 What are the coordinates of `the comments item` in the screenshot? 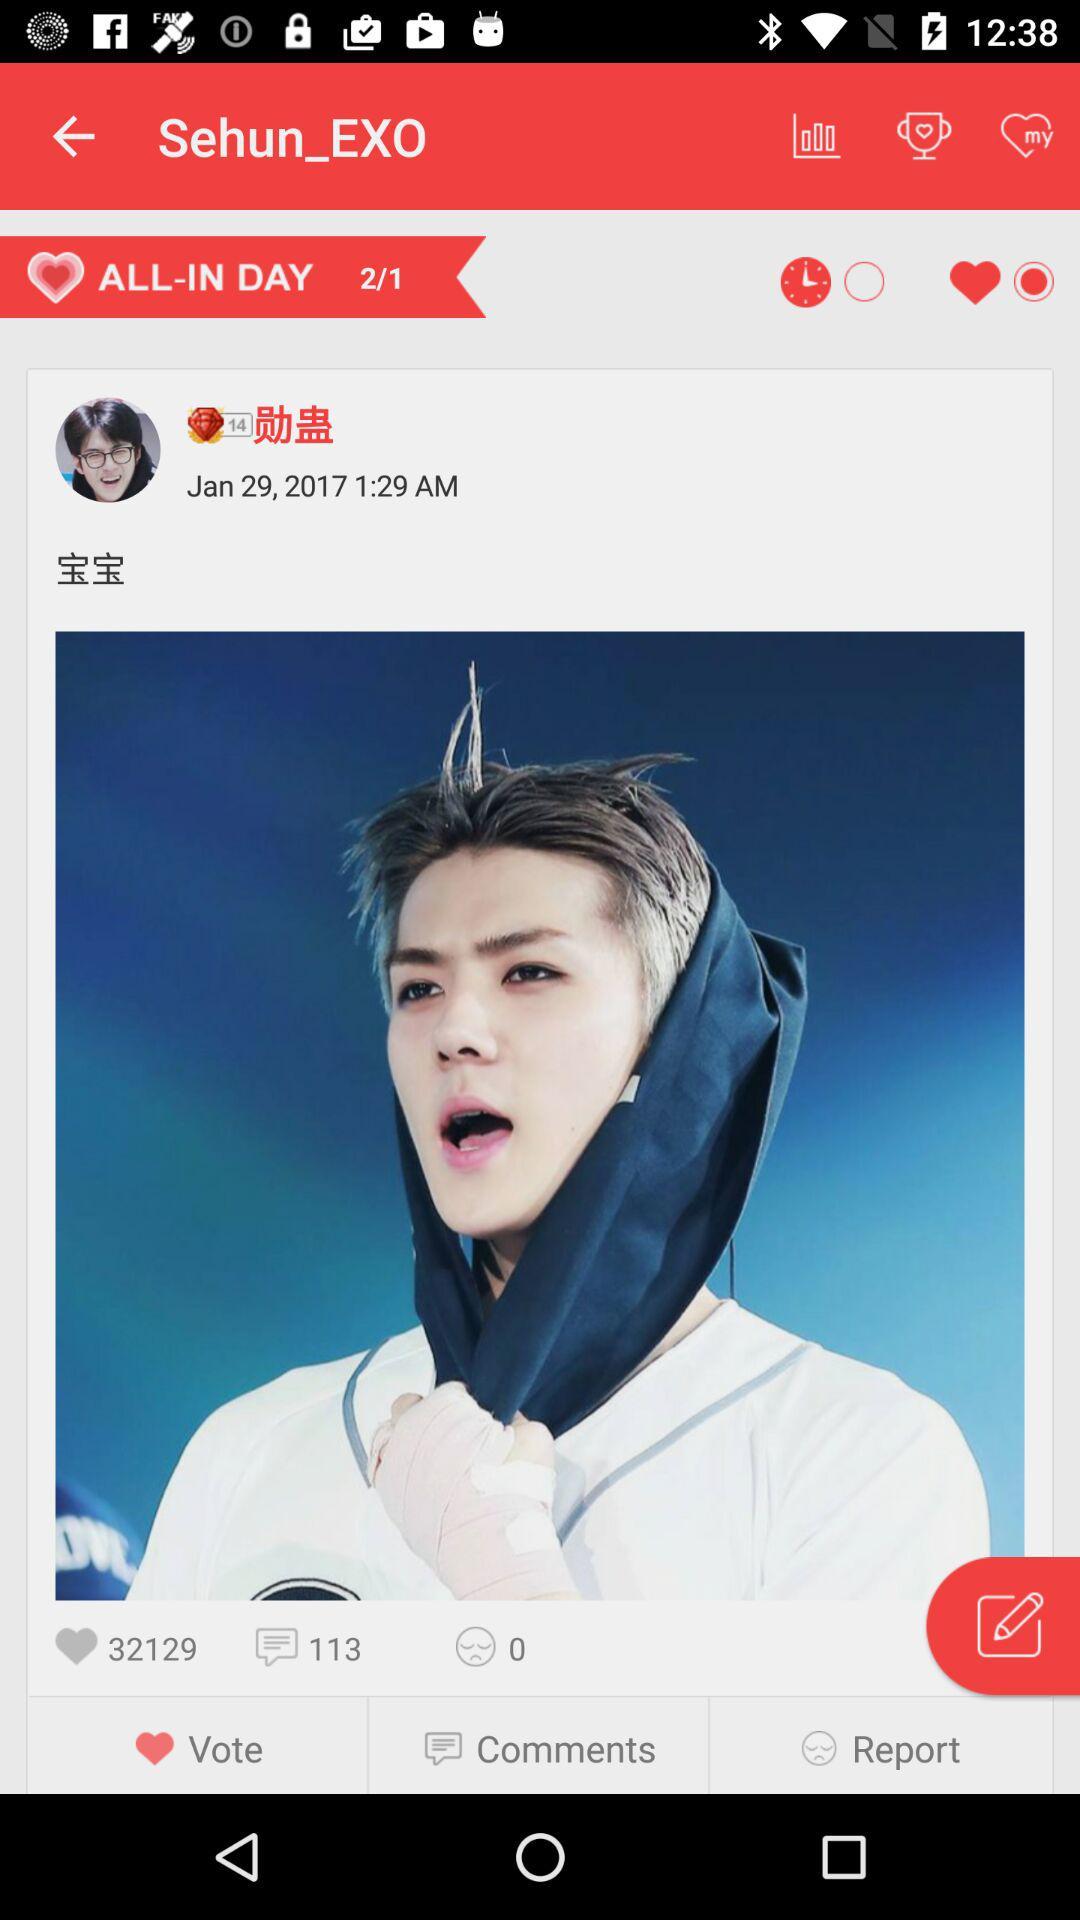 It's located at (566, 1747).